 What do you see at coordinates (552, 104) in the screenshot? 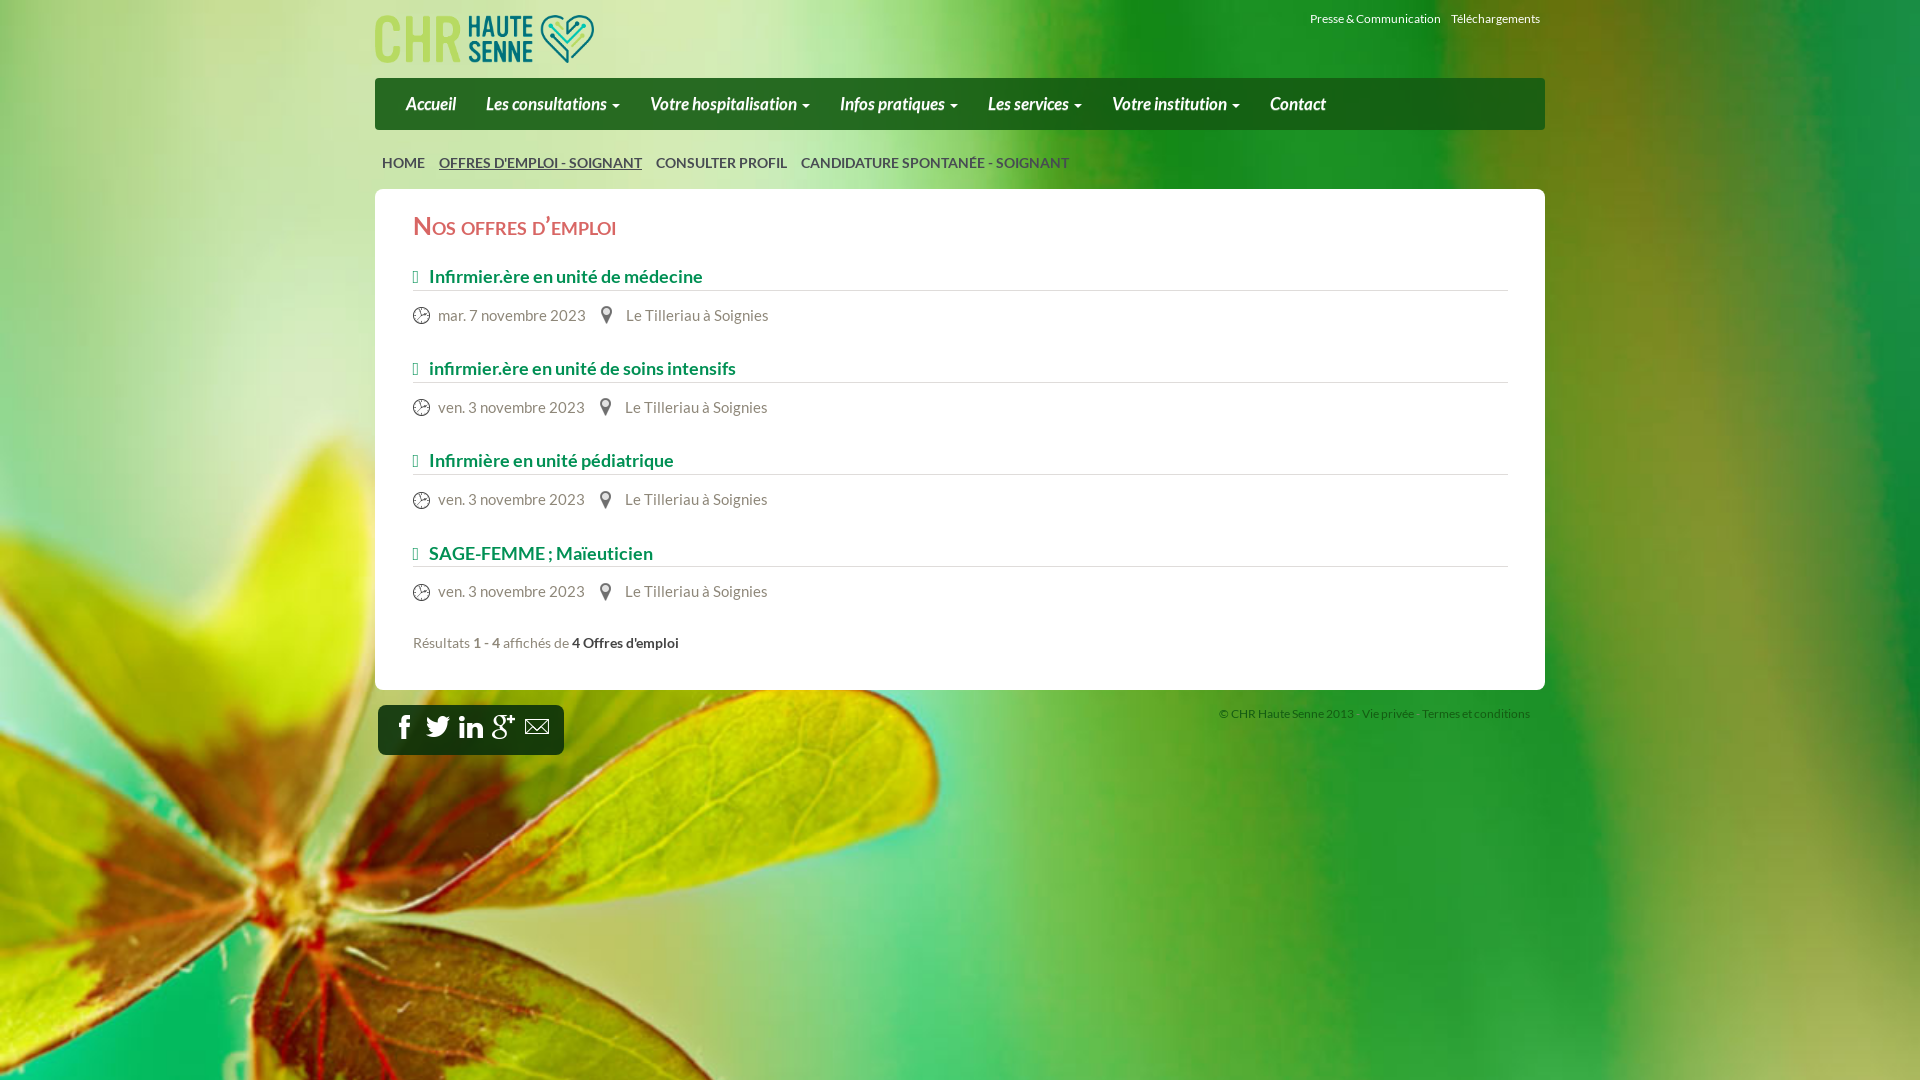
I see `'Les consultations'` at bounding box center [552, 104].